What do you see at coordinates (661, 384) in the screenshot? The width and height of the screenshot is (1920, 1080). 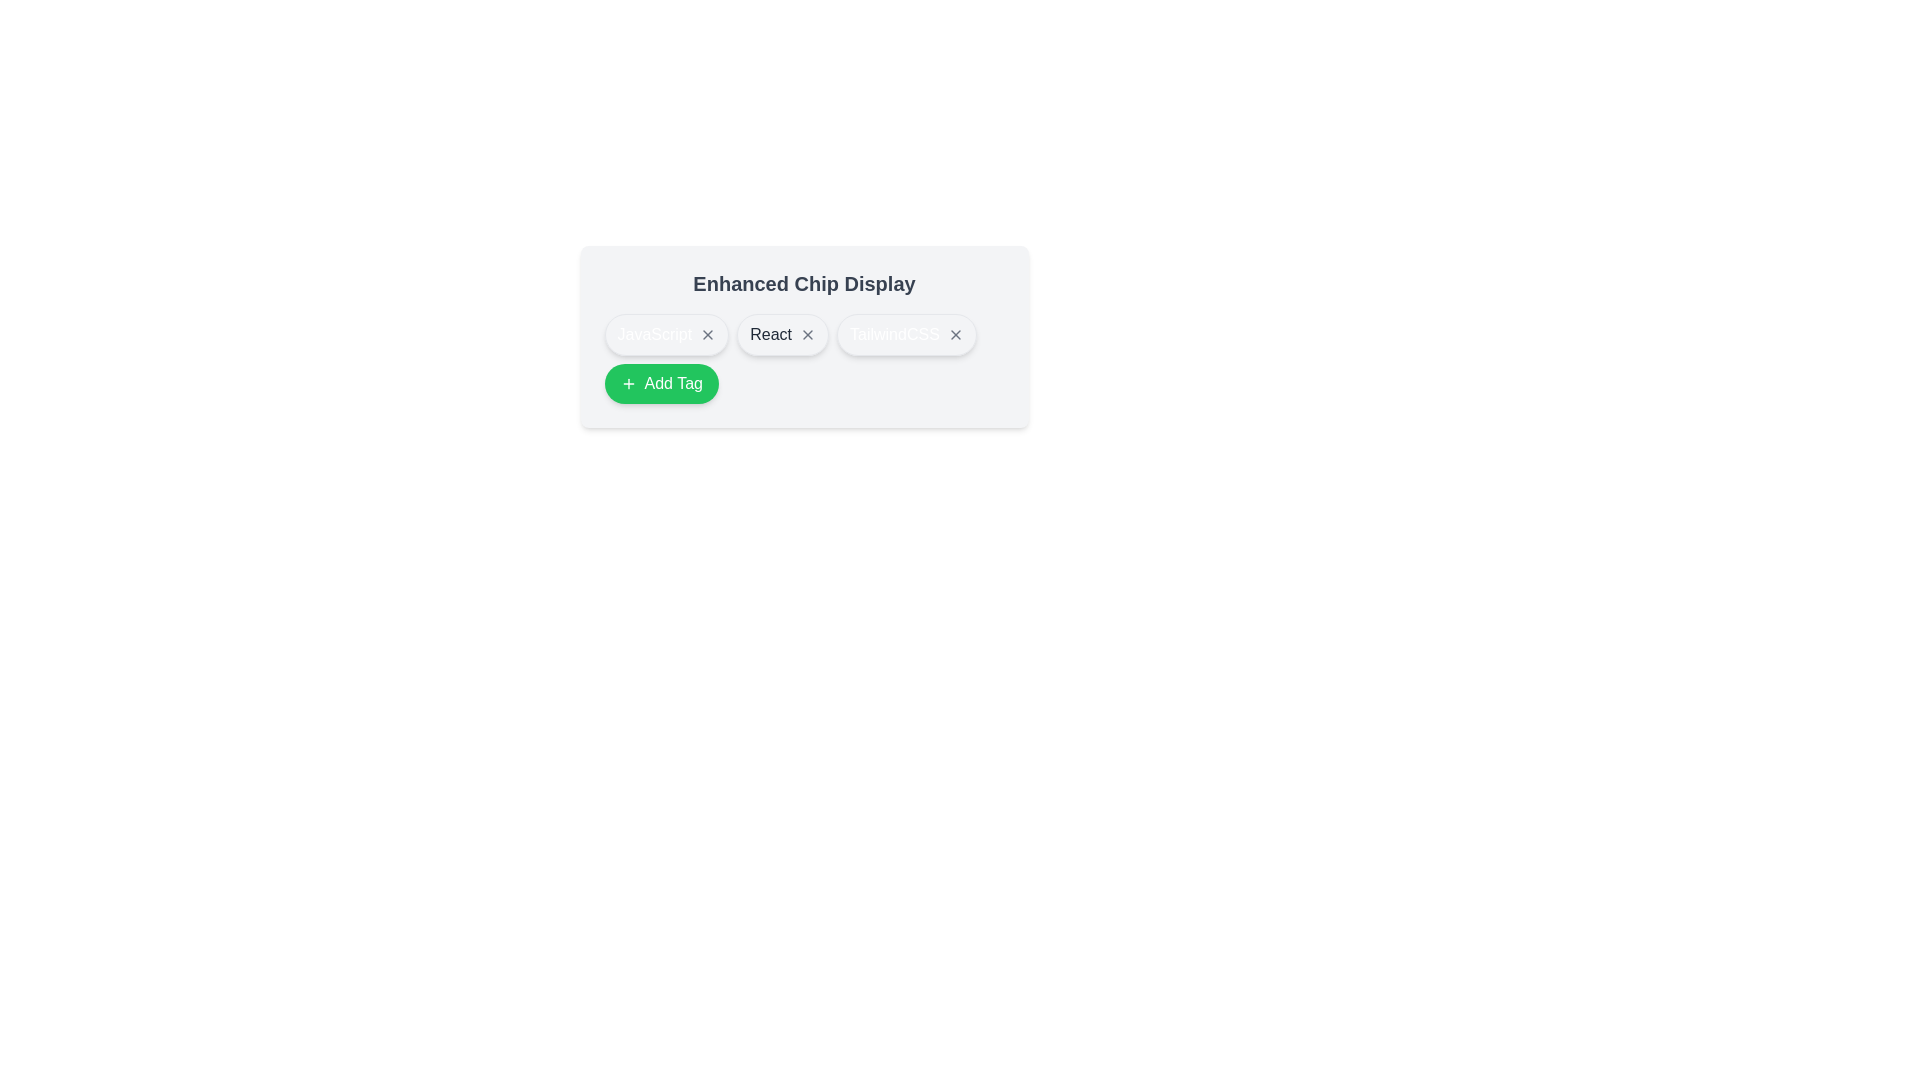 I see `'Add Tag' button to add a new tag` at bounding box center [661, 384].